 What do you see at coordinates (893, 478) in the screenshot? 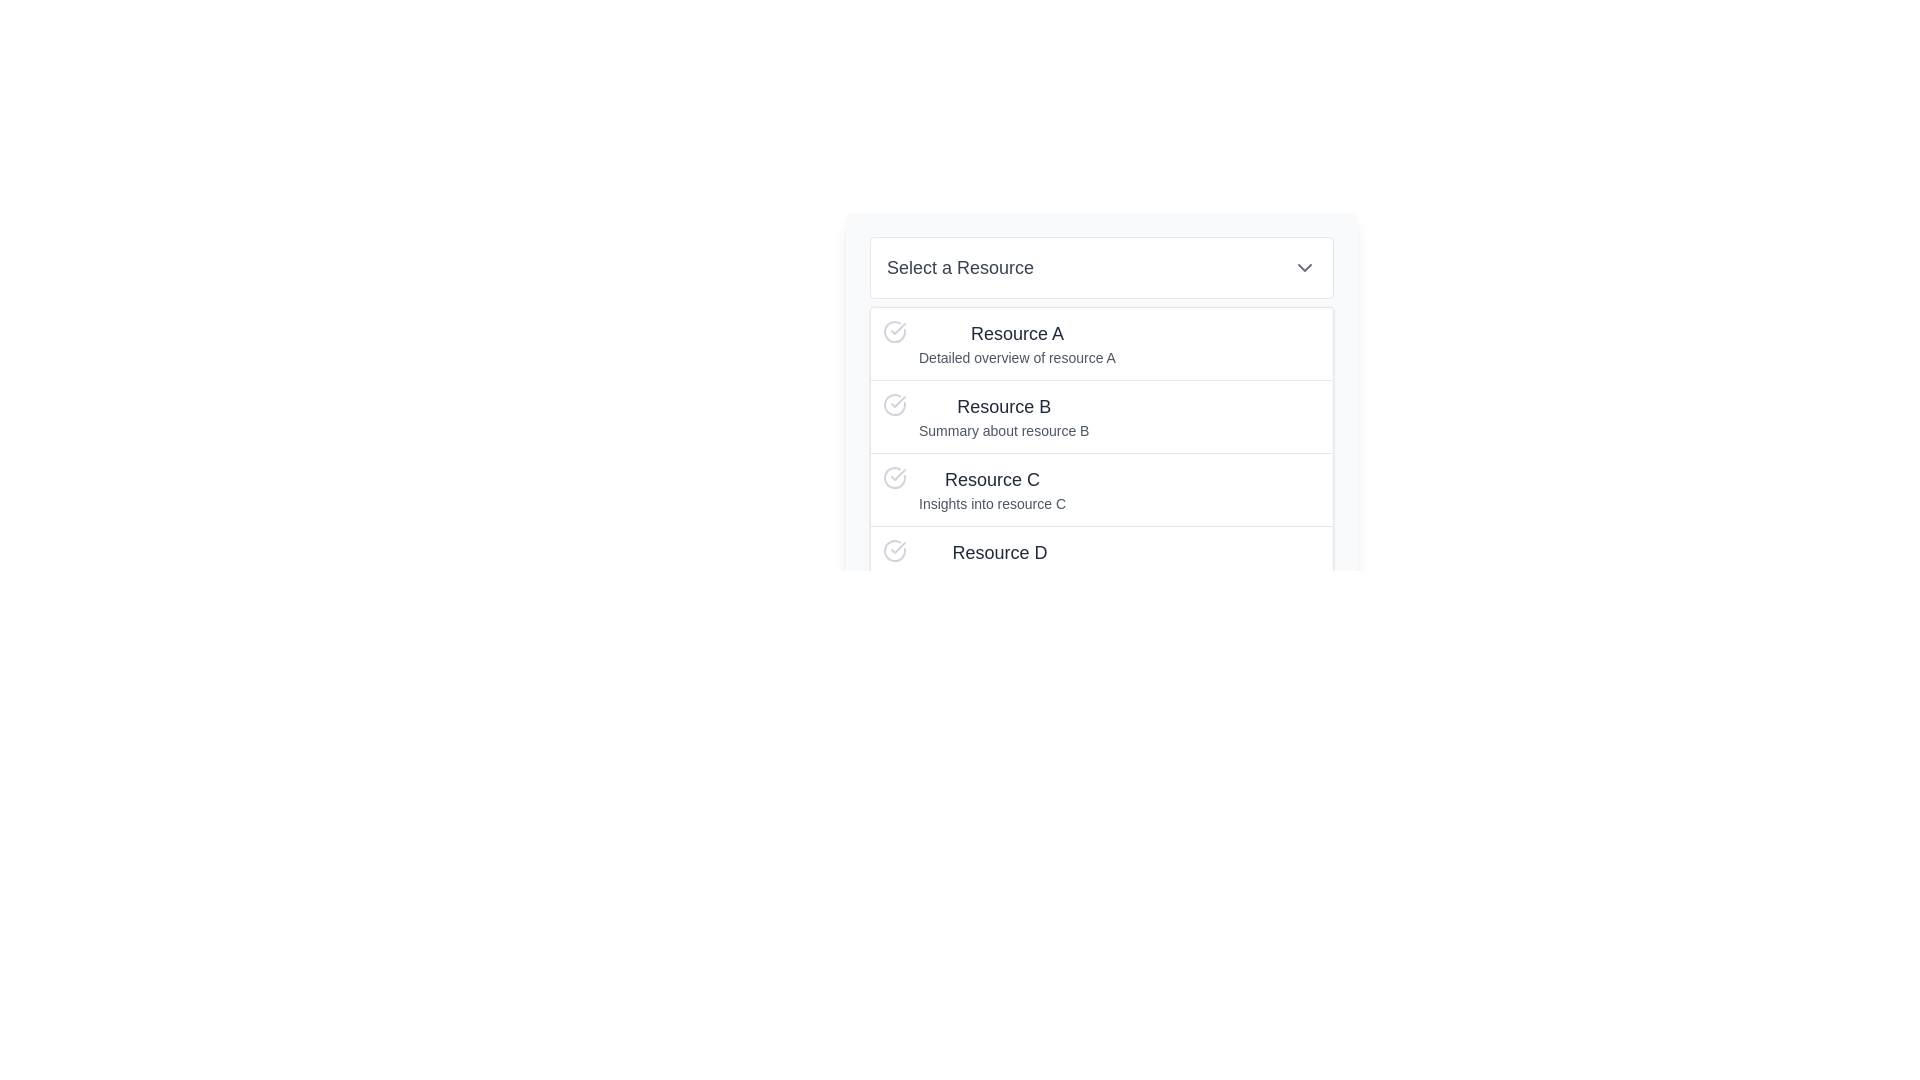
I see `the status indicator icon for 'Resource C'` at bounding box center [893, 478].